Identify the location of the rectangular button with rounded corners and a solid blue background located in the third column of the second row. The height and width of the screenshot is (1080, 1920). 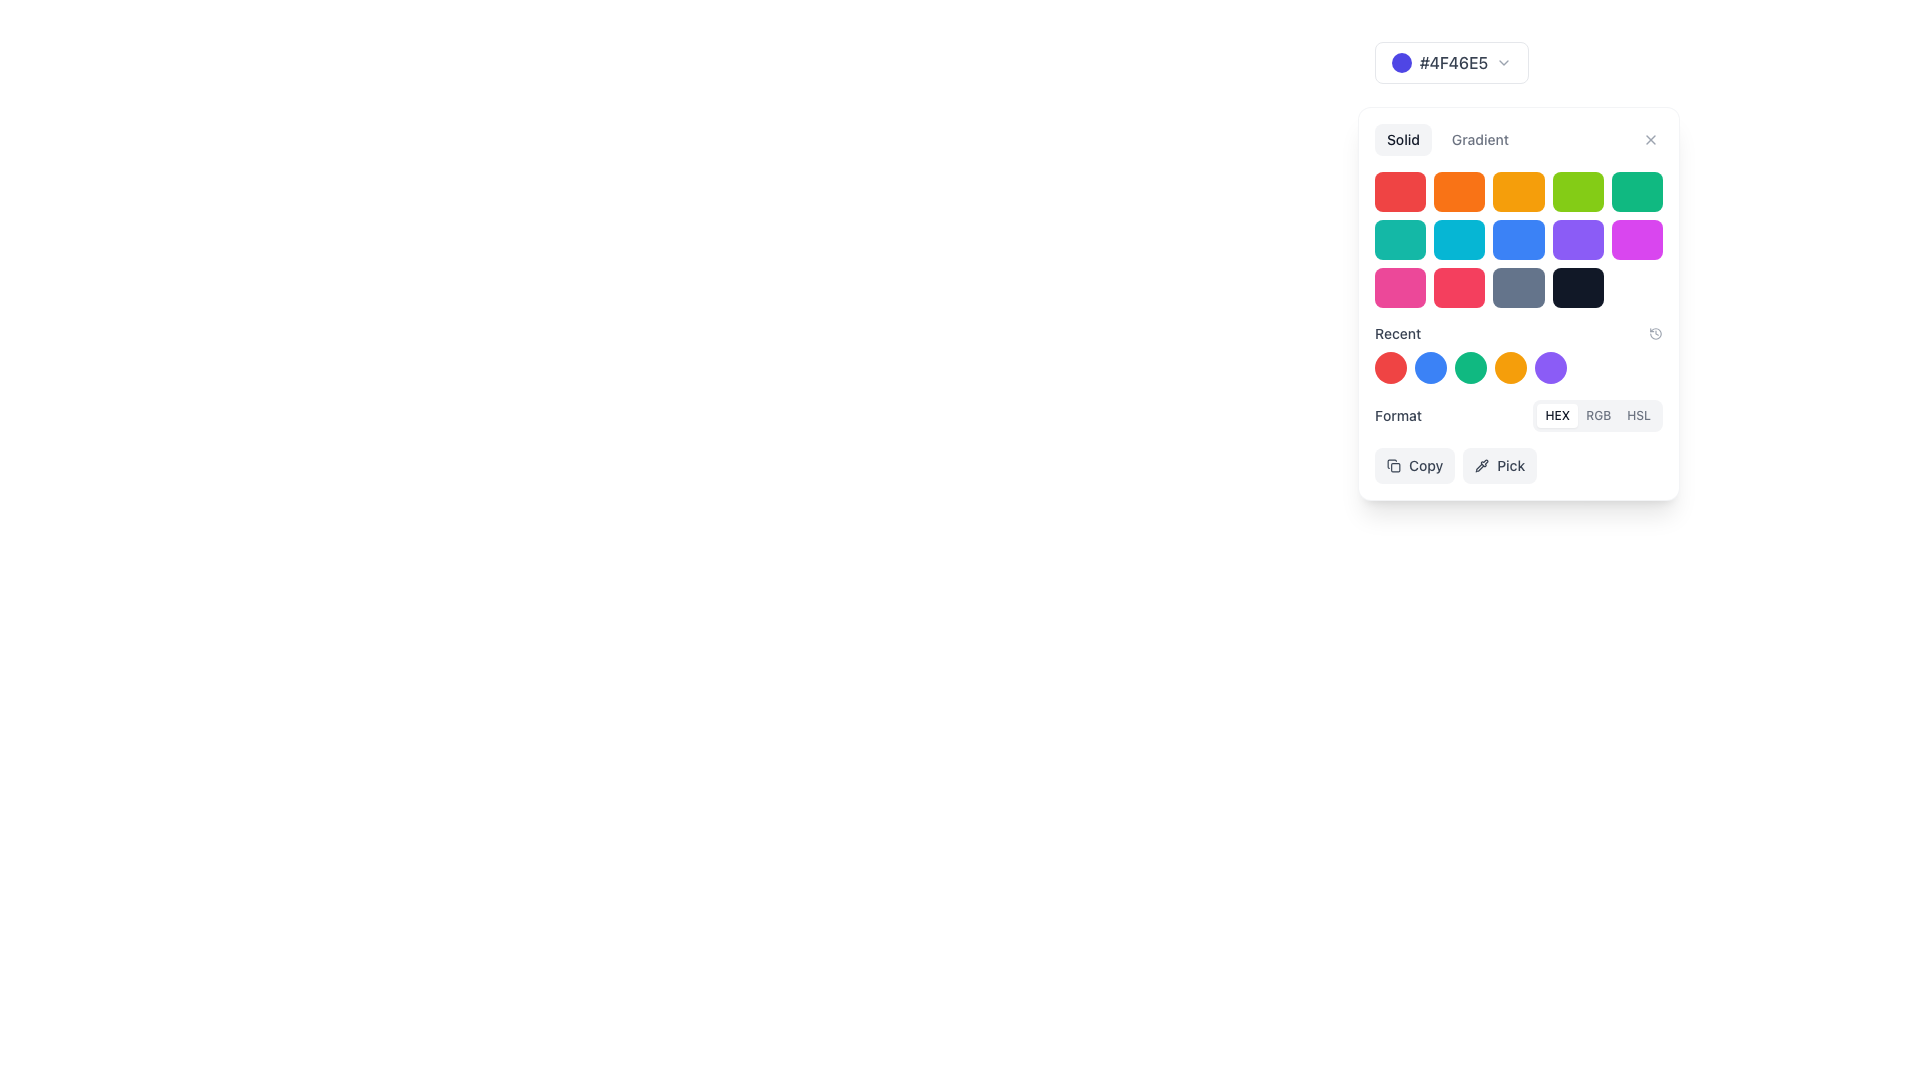
(1518, 238).